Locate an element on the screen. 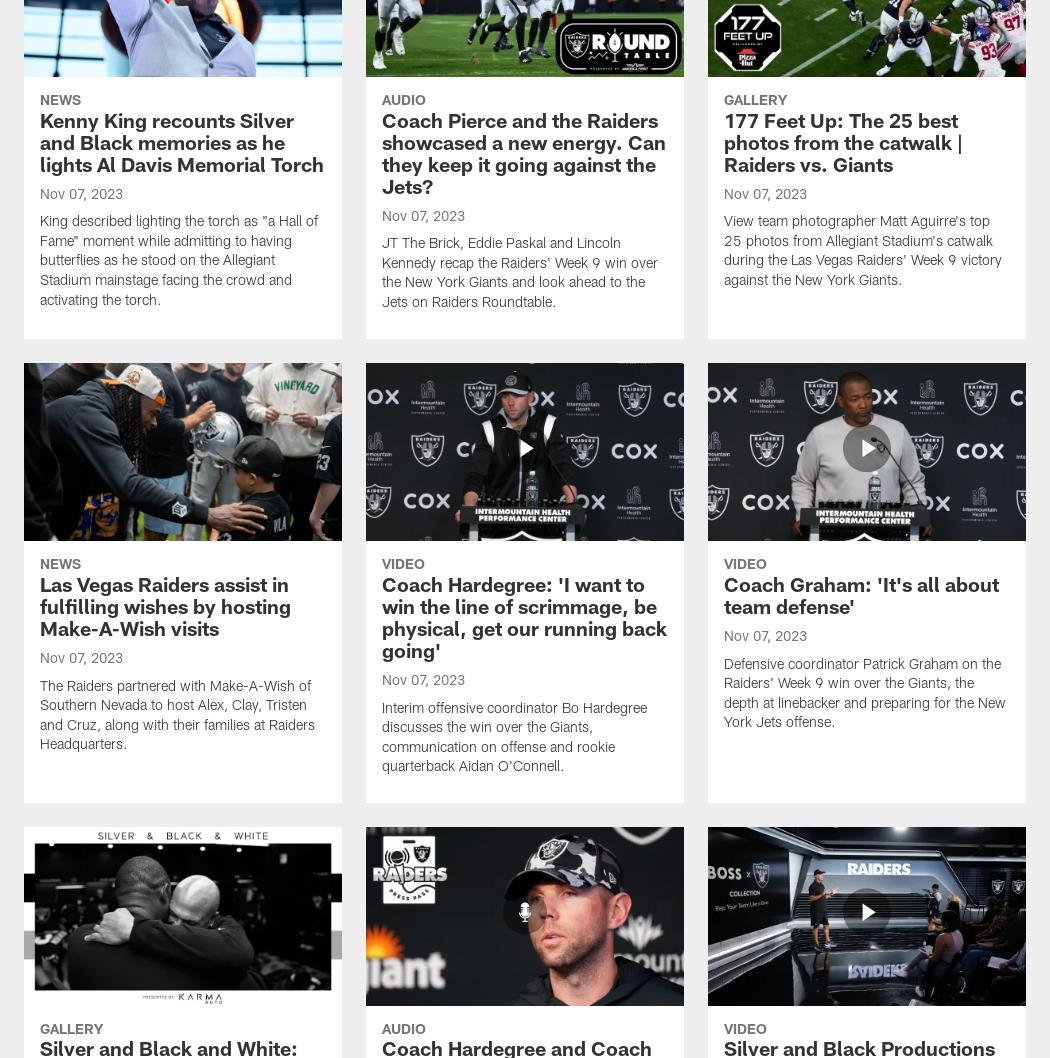 Image resolution: width=1050 pixels, height=1058 pixels. 'King described lighting the torch as "a Hall of Fame" moment while admitting to having butterflies as he stood on the Allegiant Stadium mainstage facing the crowd and activating the torch.' is located at coordinates (179, 261).